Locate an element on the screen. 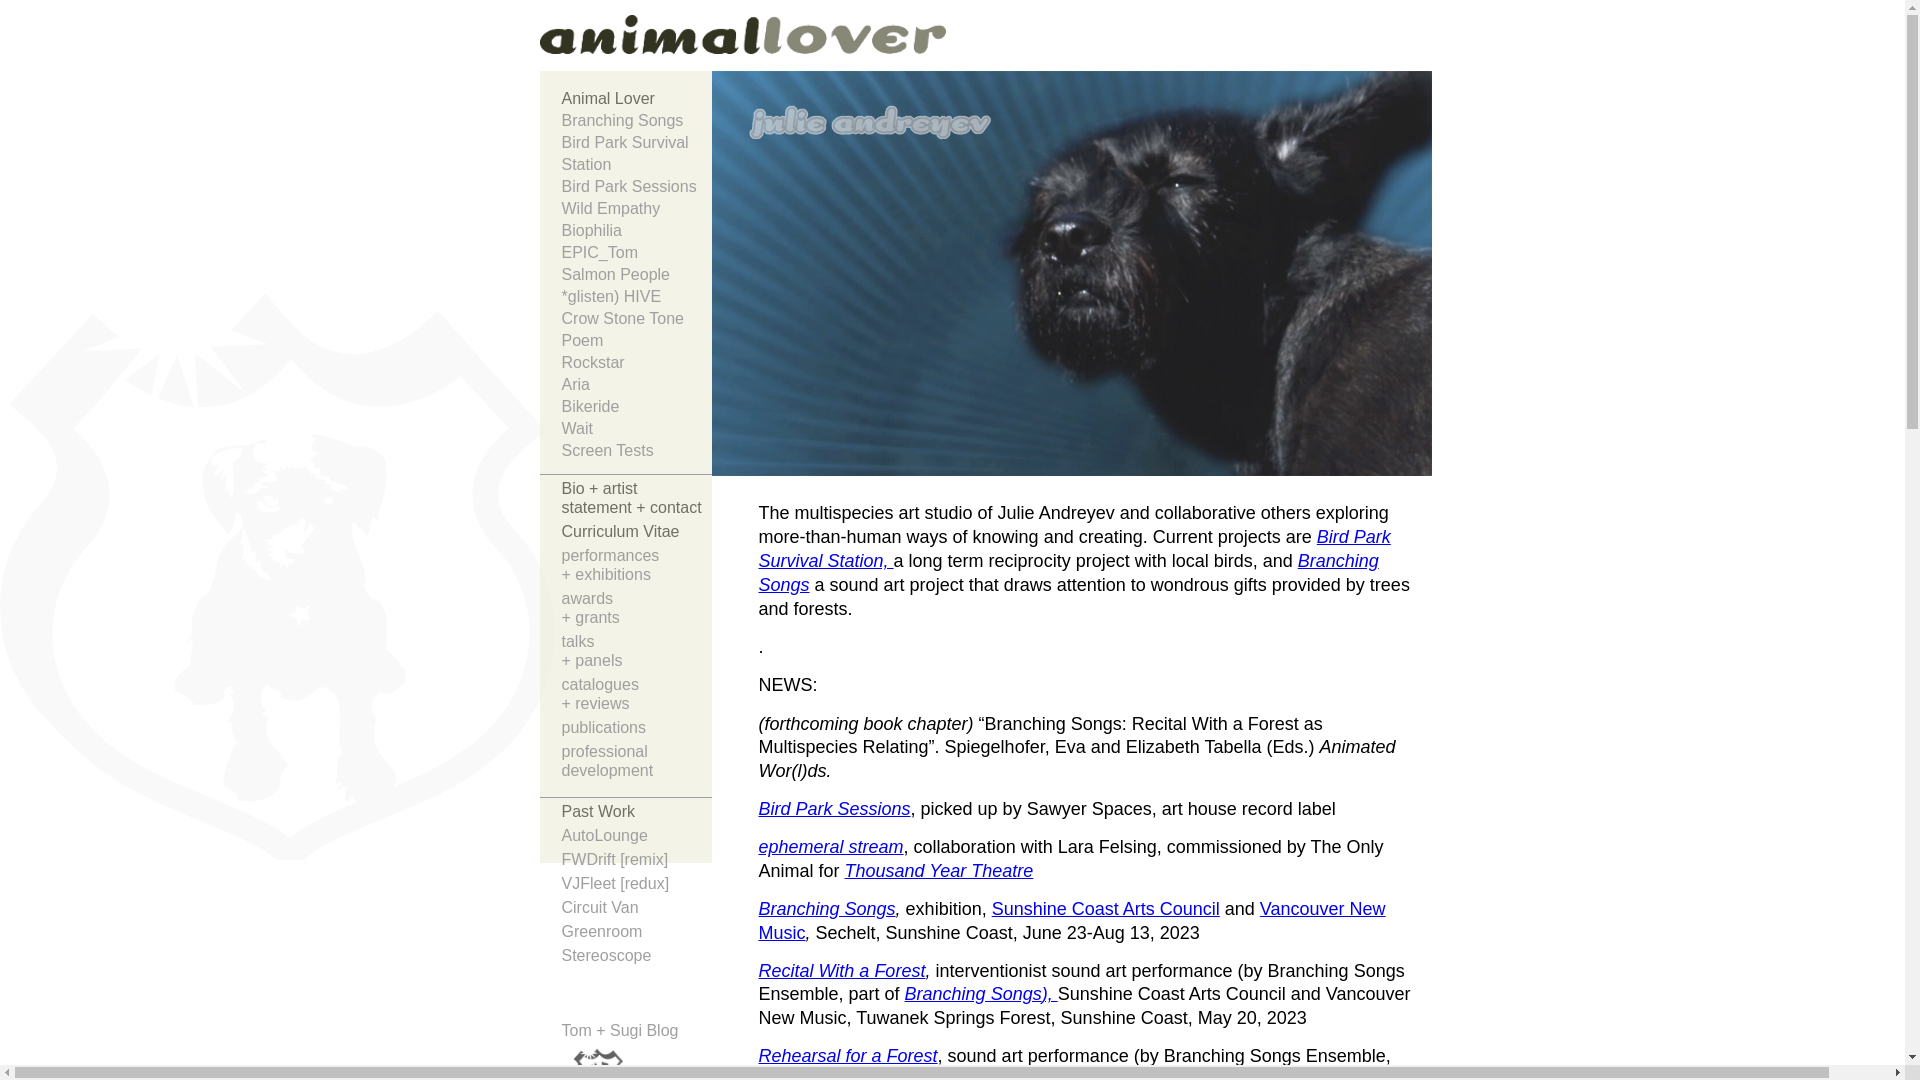 The height and width of the screenshot is (1080, 1920). 'Biophilia' is located at coordinates (560, 230).